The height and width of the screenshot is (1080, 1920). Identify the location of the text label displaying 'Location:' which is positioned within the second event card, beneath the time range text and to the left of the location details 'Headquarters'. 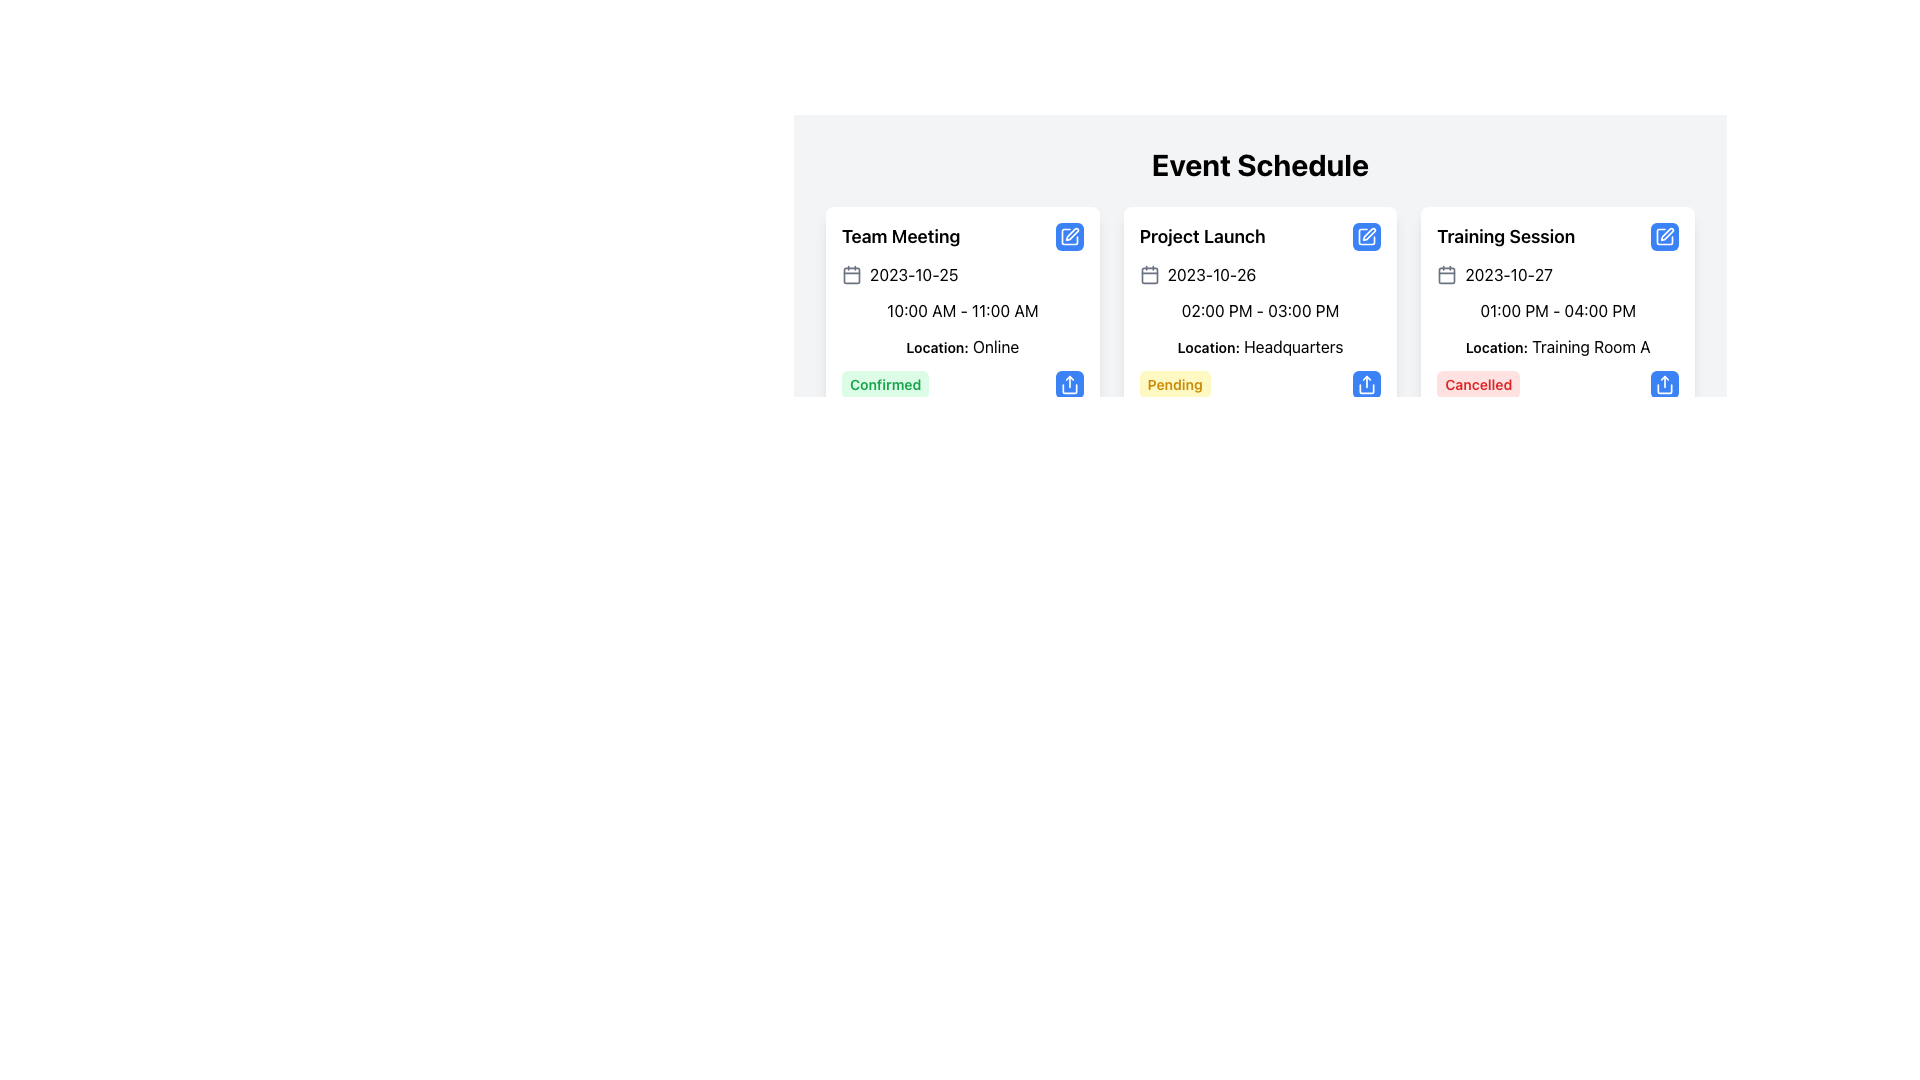
(1207, 346).